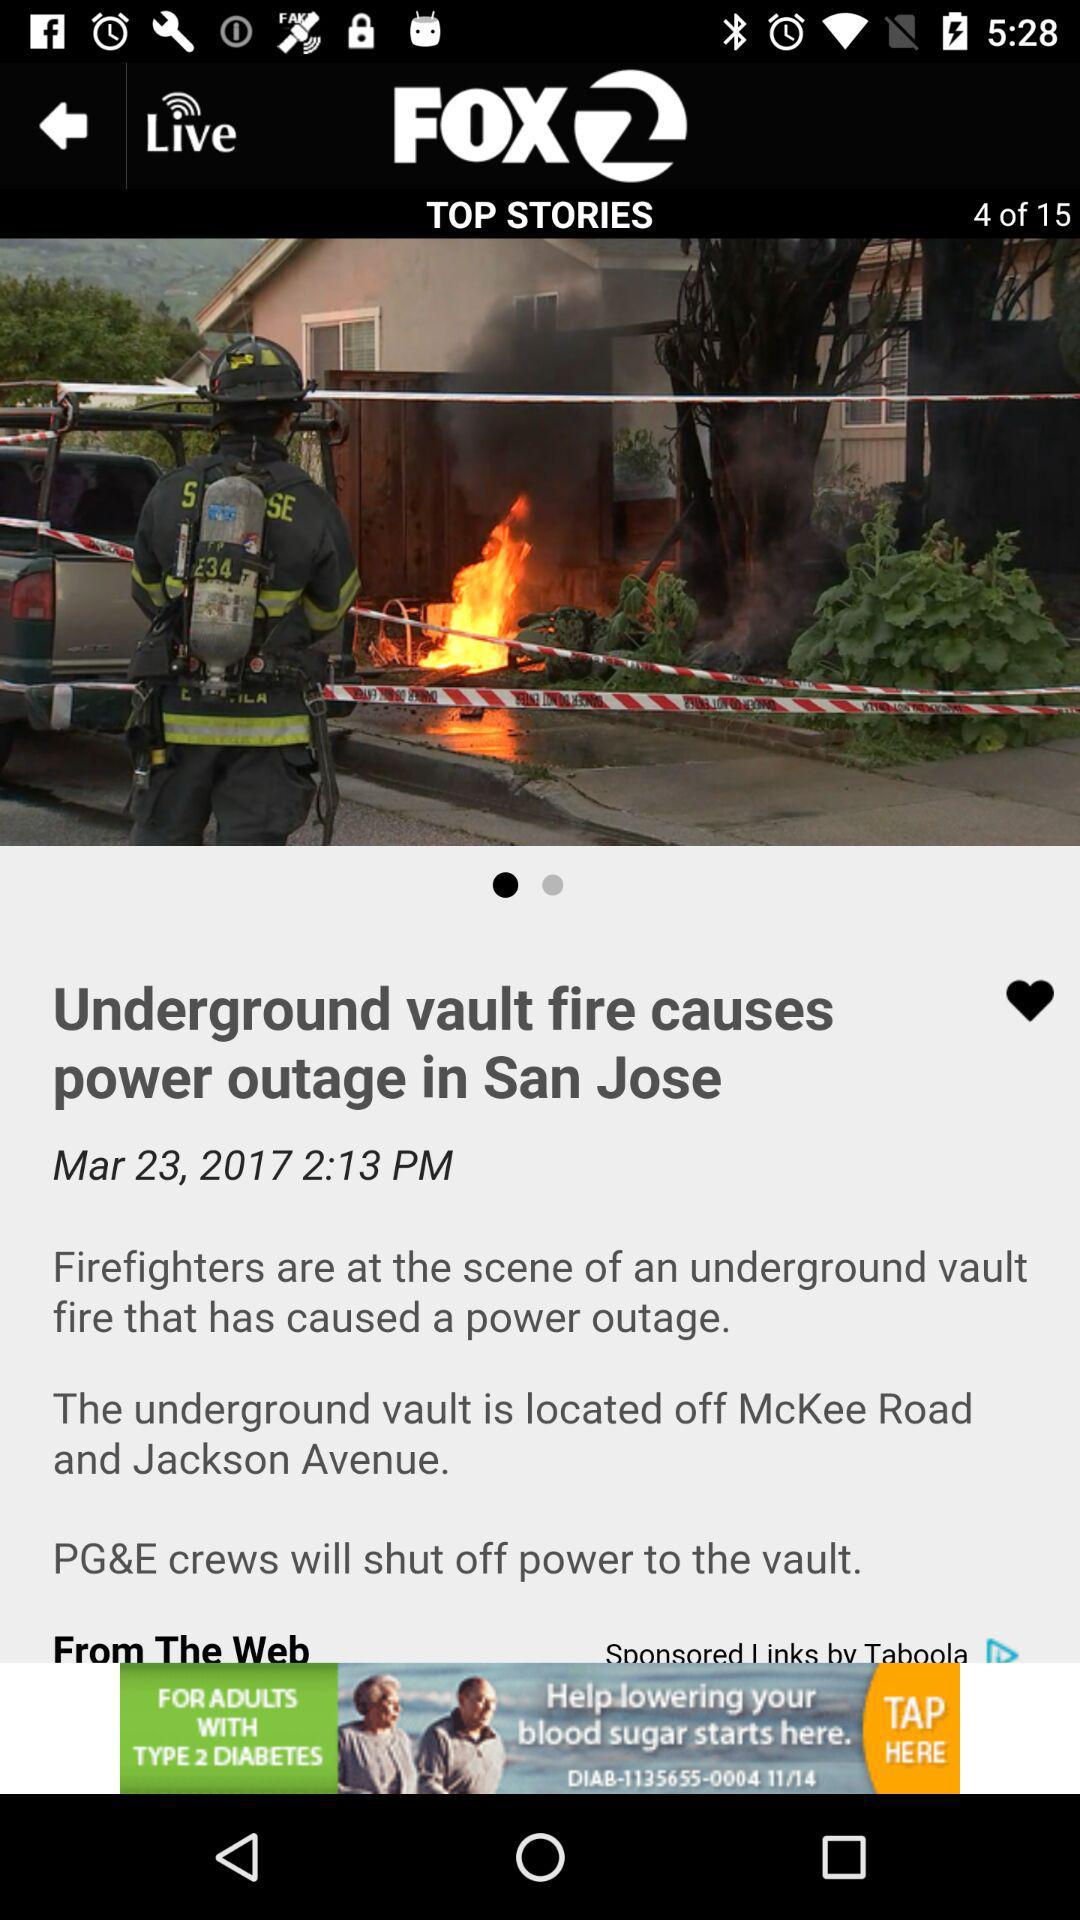 This screenshot has height=1920, width=1080. What do you see at coordinates (540, 124) in the screenshot?
I see `name of fox` at bounding box center [540, 124].